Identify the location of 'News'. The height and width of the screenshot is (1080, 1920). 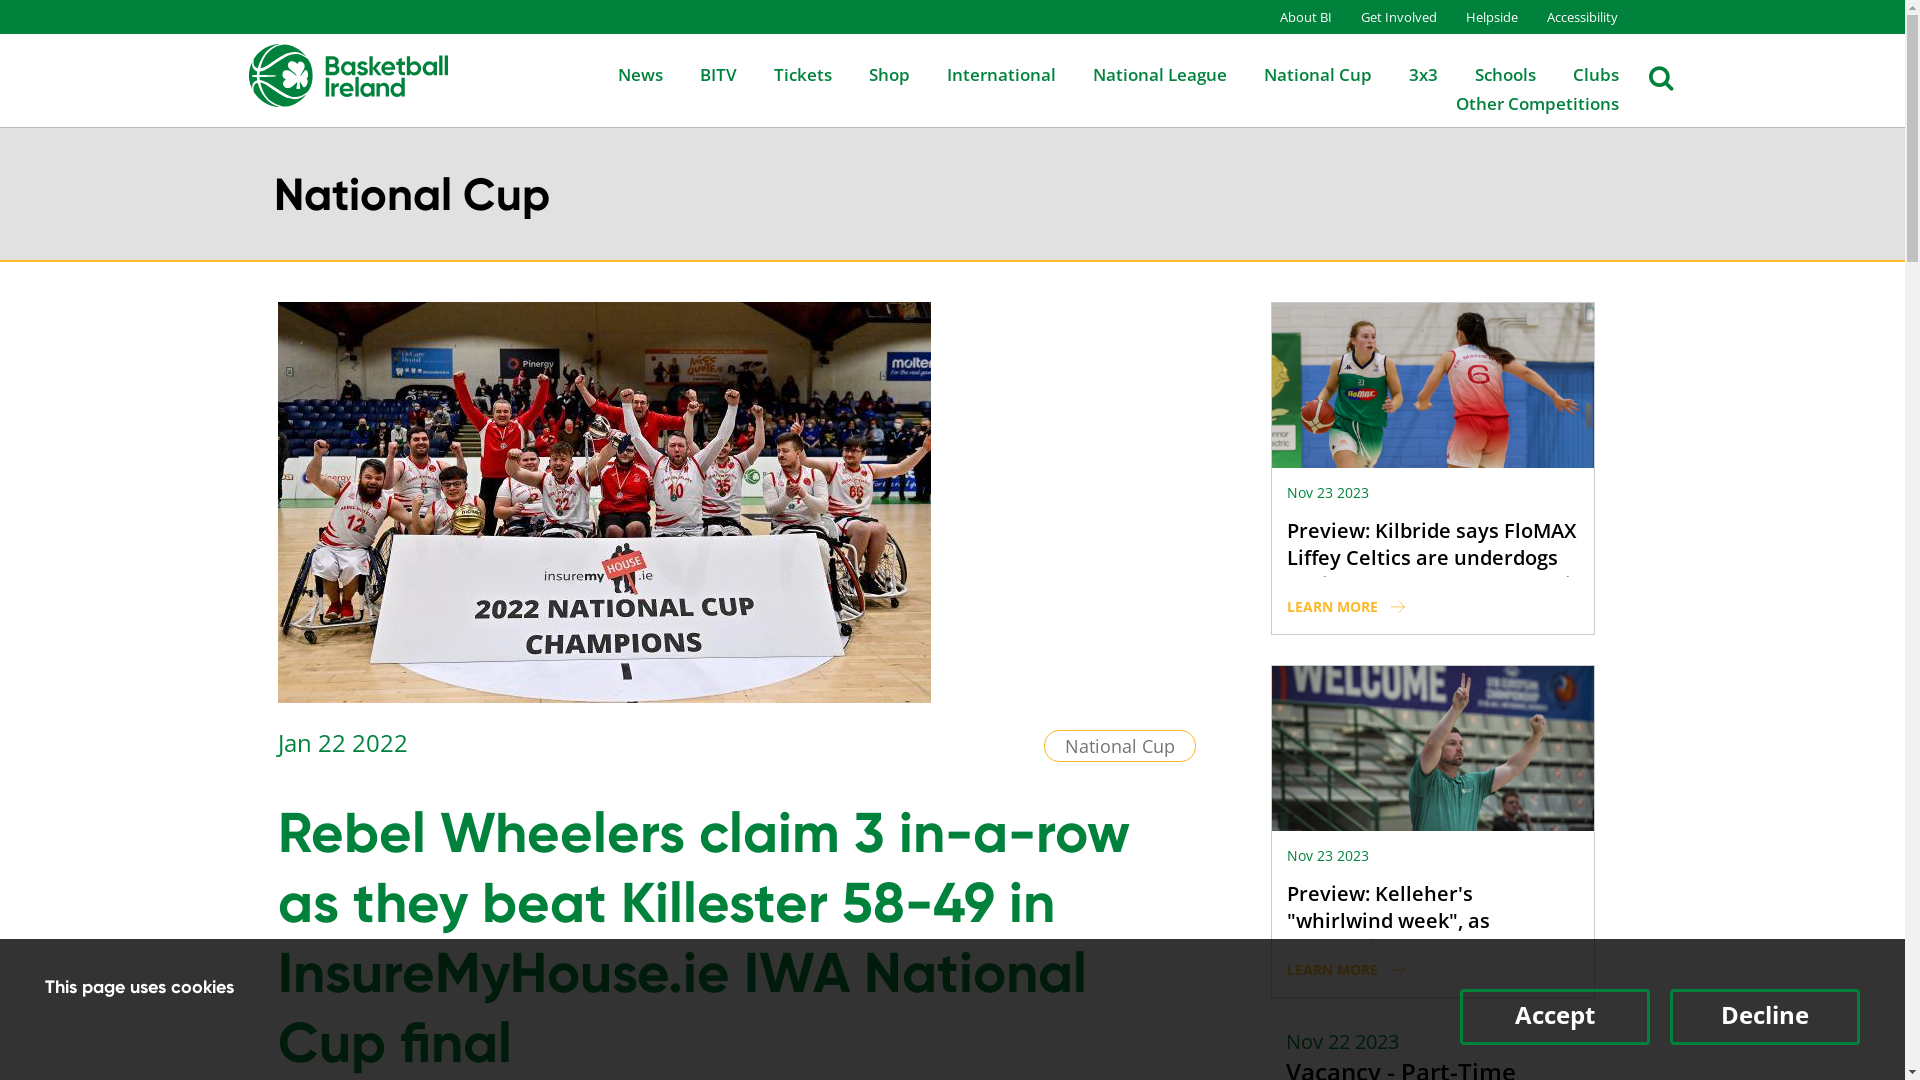
(583, 73).